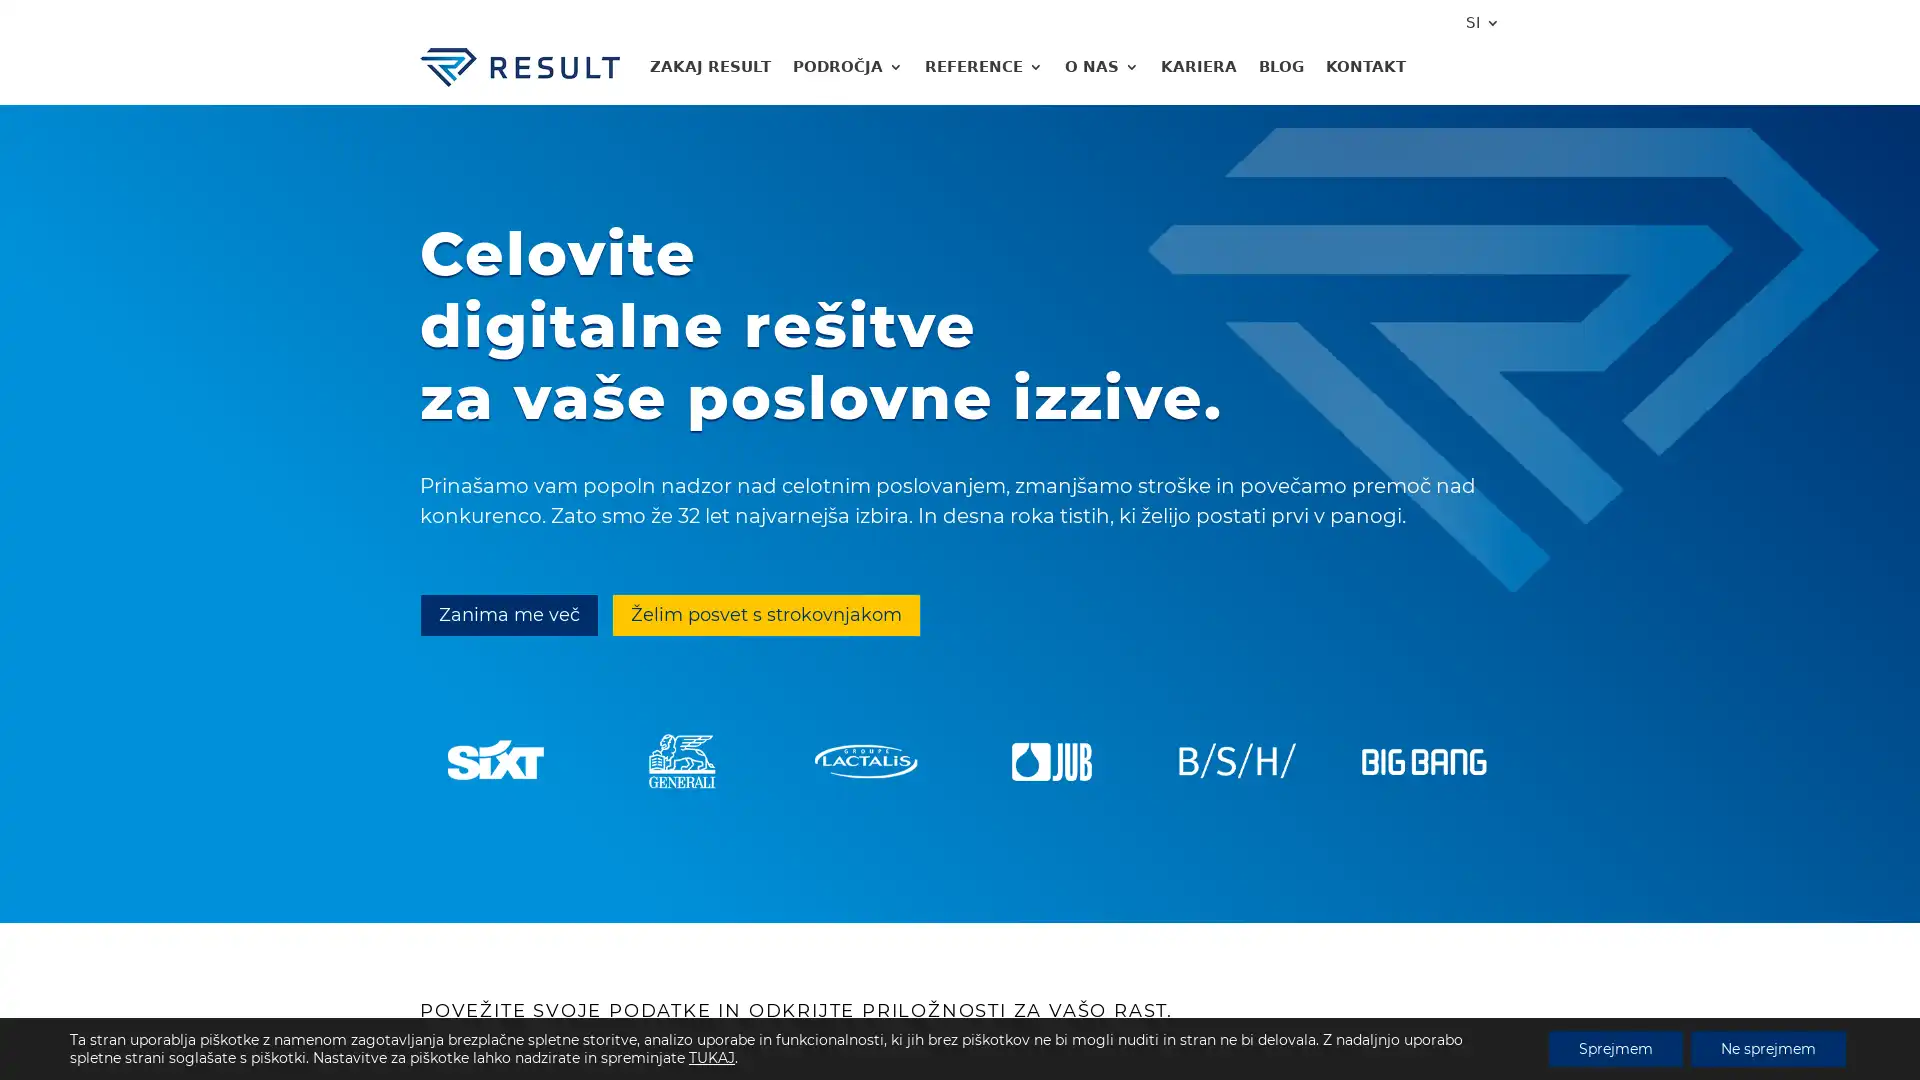 Image resolution: width=1920 pixels, height=1080 pixels. I want to click on Ne sprejmem, so click(1768, 1048).